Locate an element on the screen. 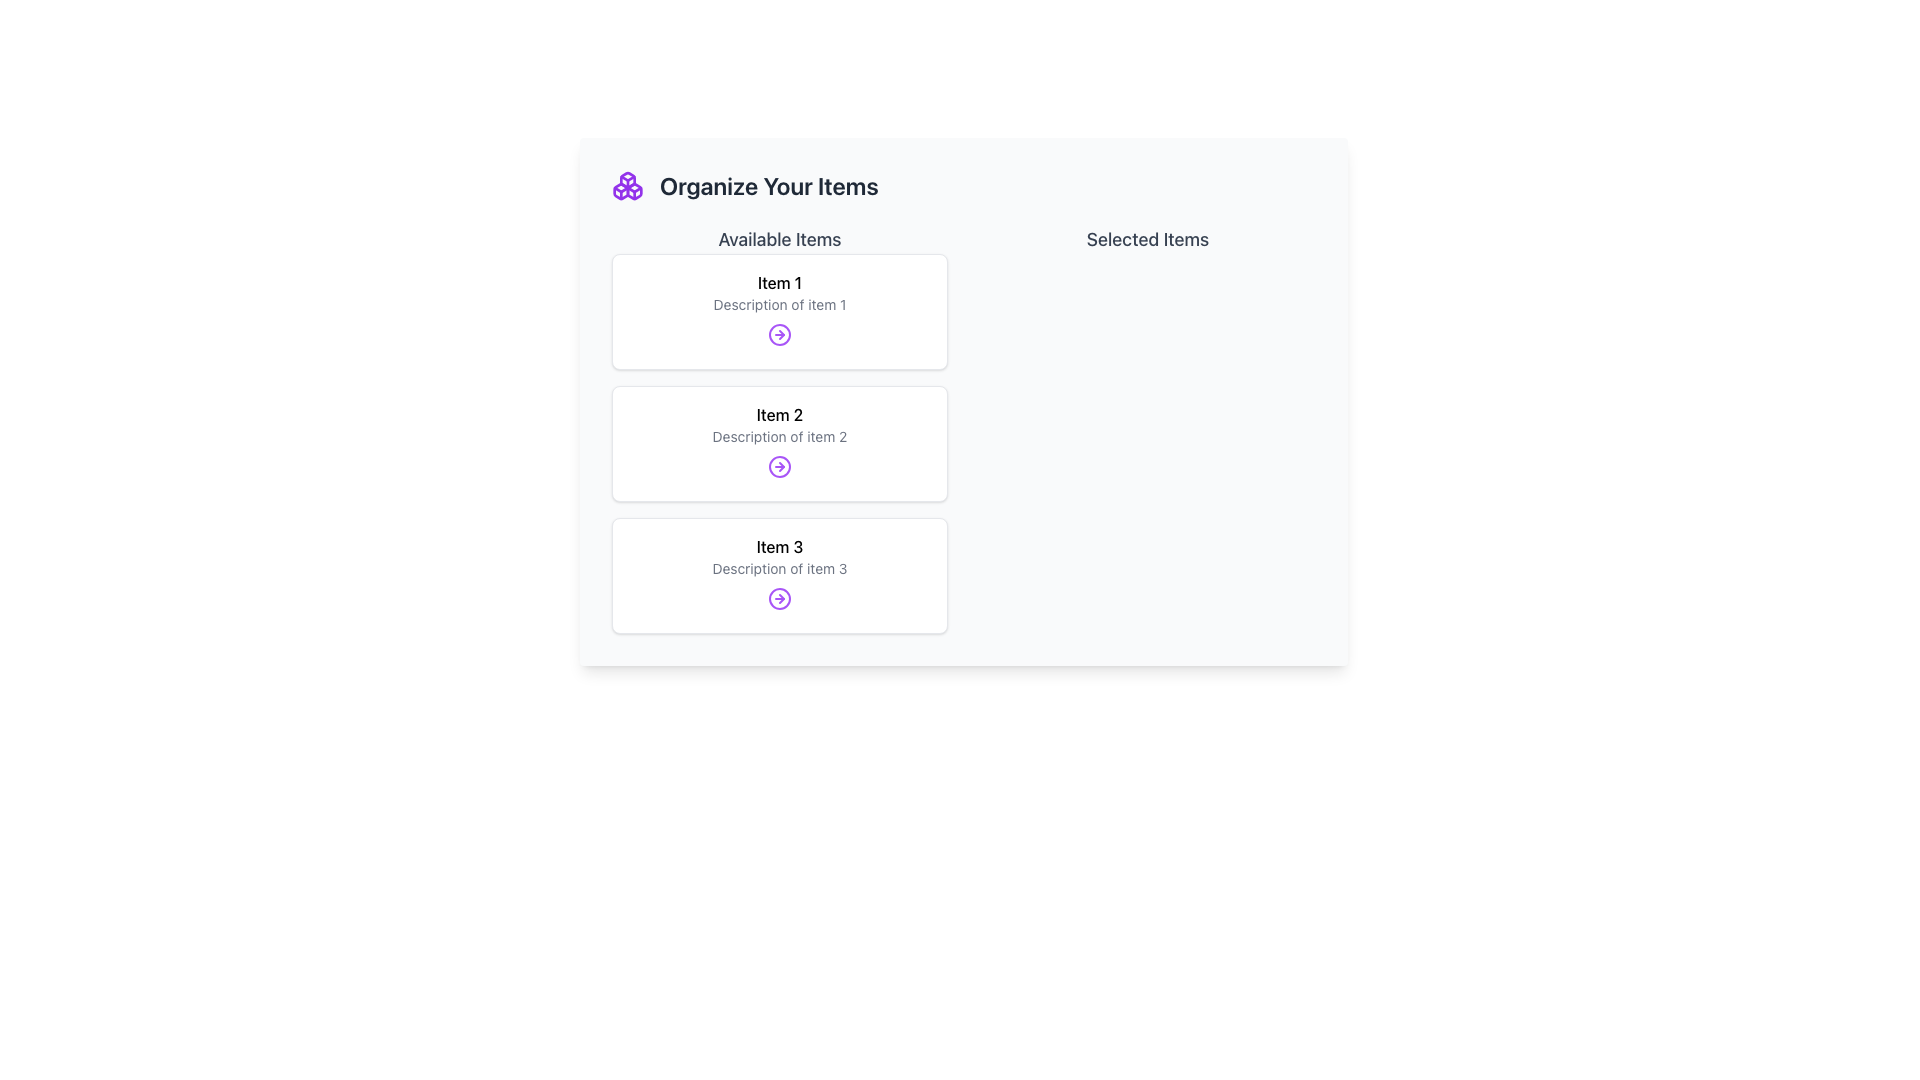 This screenshot has width=1920, height=1080. the Decorative Icon Fragment located above the 'Organize Your Items' header, which features a geometric design with a purple accent is located at coordinates (627, 180).